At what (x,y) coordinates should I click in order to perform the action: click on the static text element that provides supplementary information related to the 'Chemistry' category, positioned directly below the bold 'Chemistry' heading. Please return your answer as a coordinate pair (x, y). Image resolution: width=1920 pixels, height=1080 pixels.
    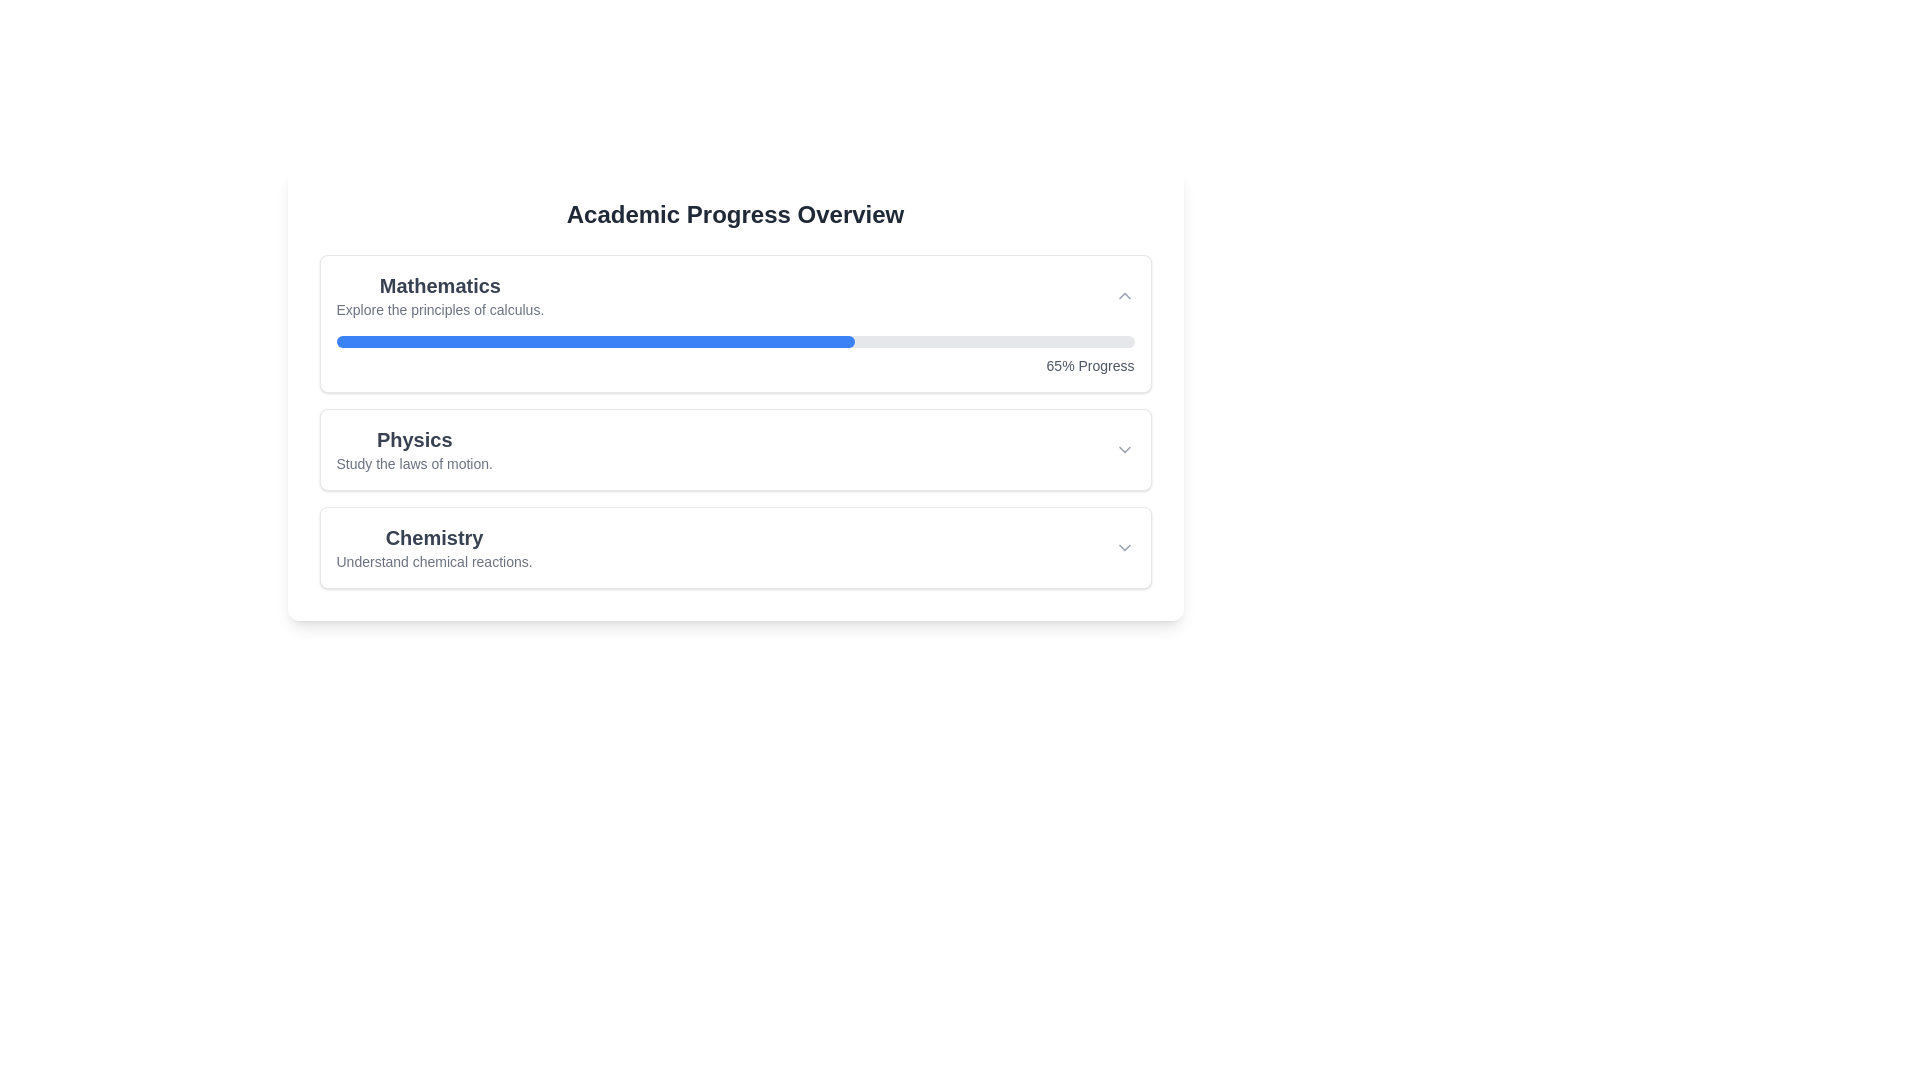
    Looking at the image, I should click on (433, 562).